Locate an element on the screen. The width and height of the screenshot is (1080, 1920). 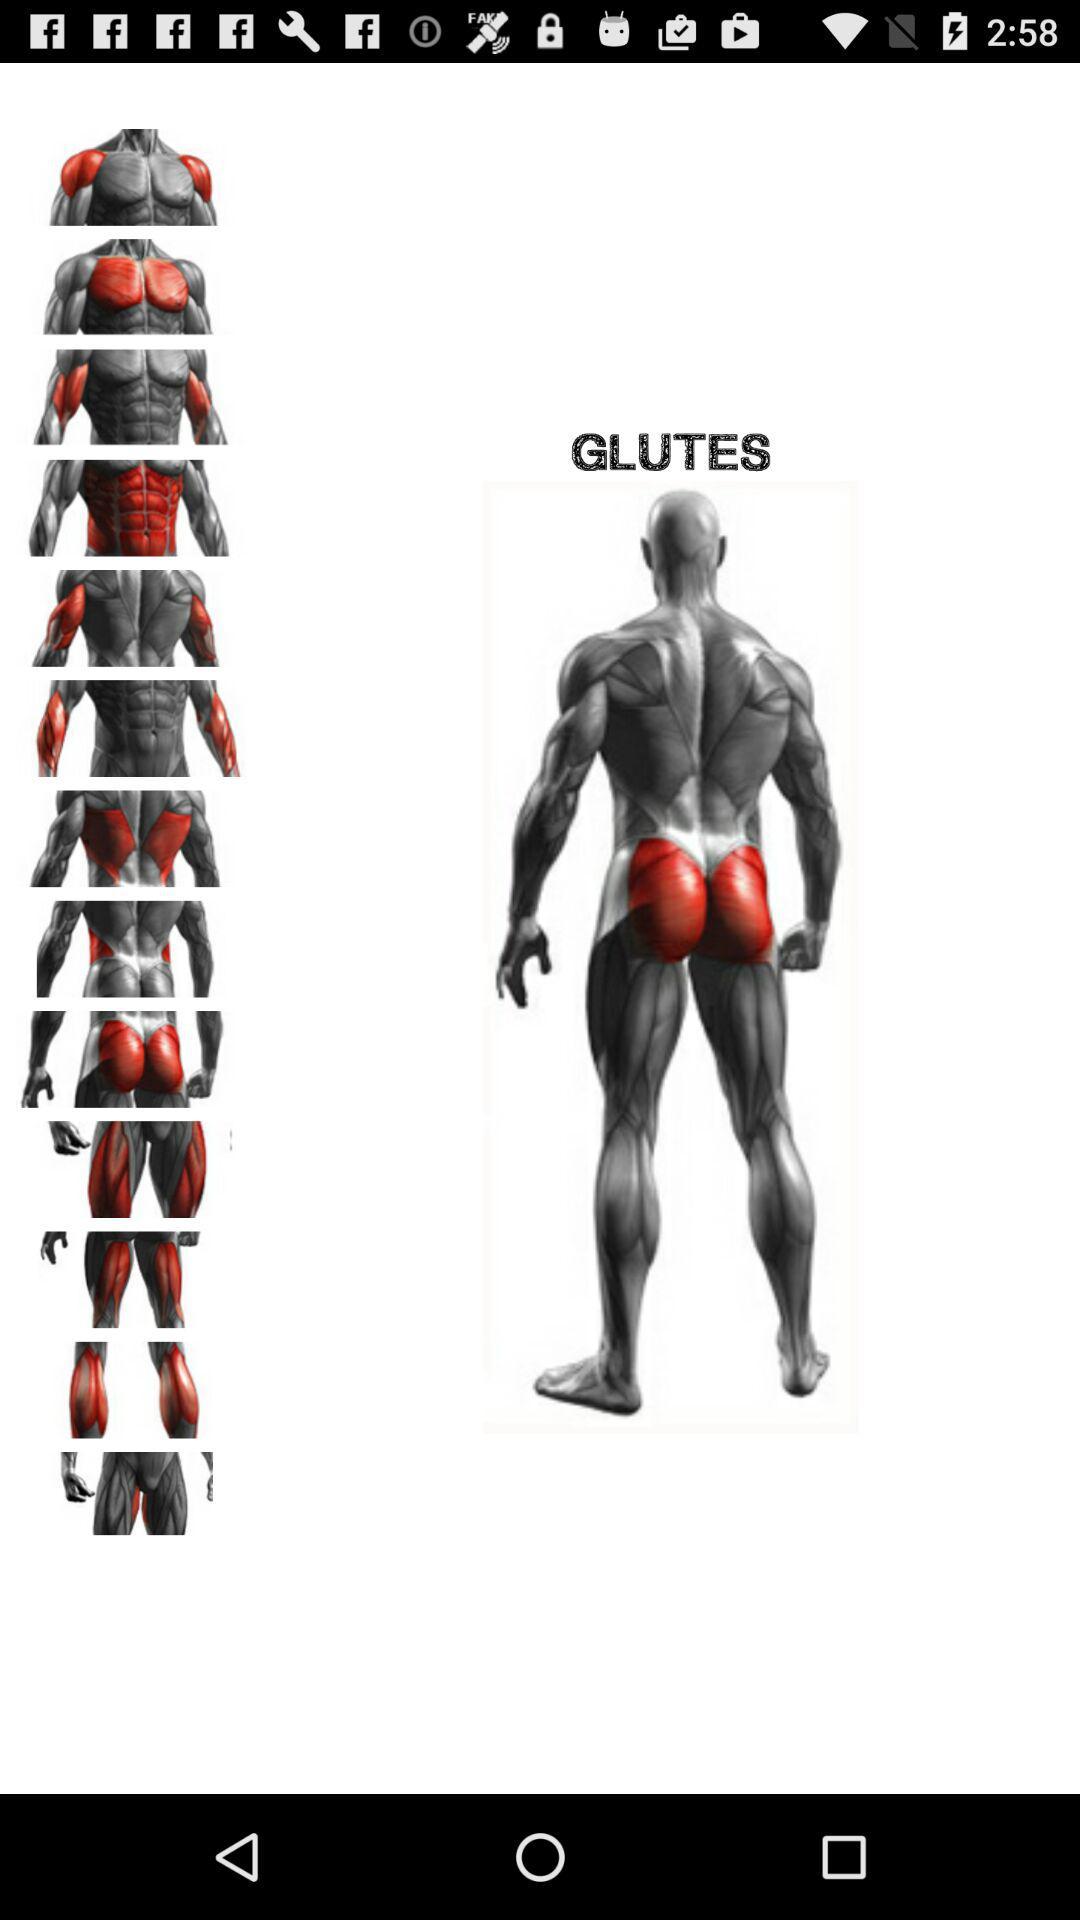
expand pic is located at coordinates (131, 1162).